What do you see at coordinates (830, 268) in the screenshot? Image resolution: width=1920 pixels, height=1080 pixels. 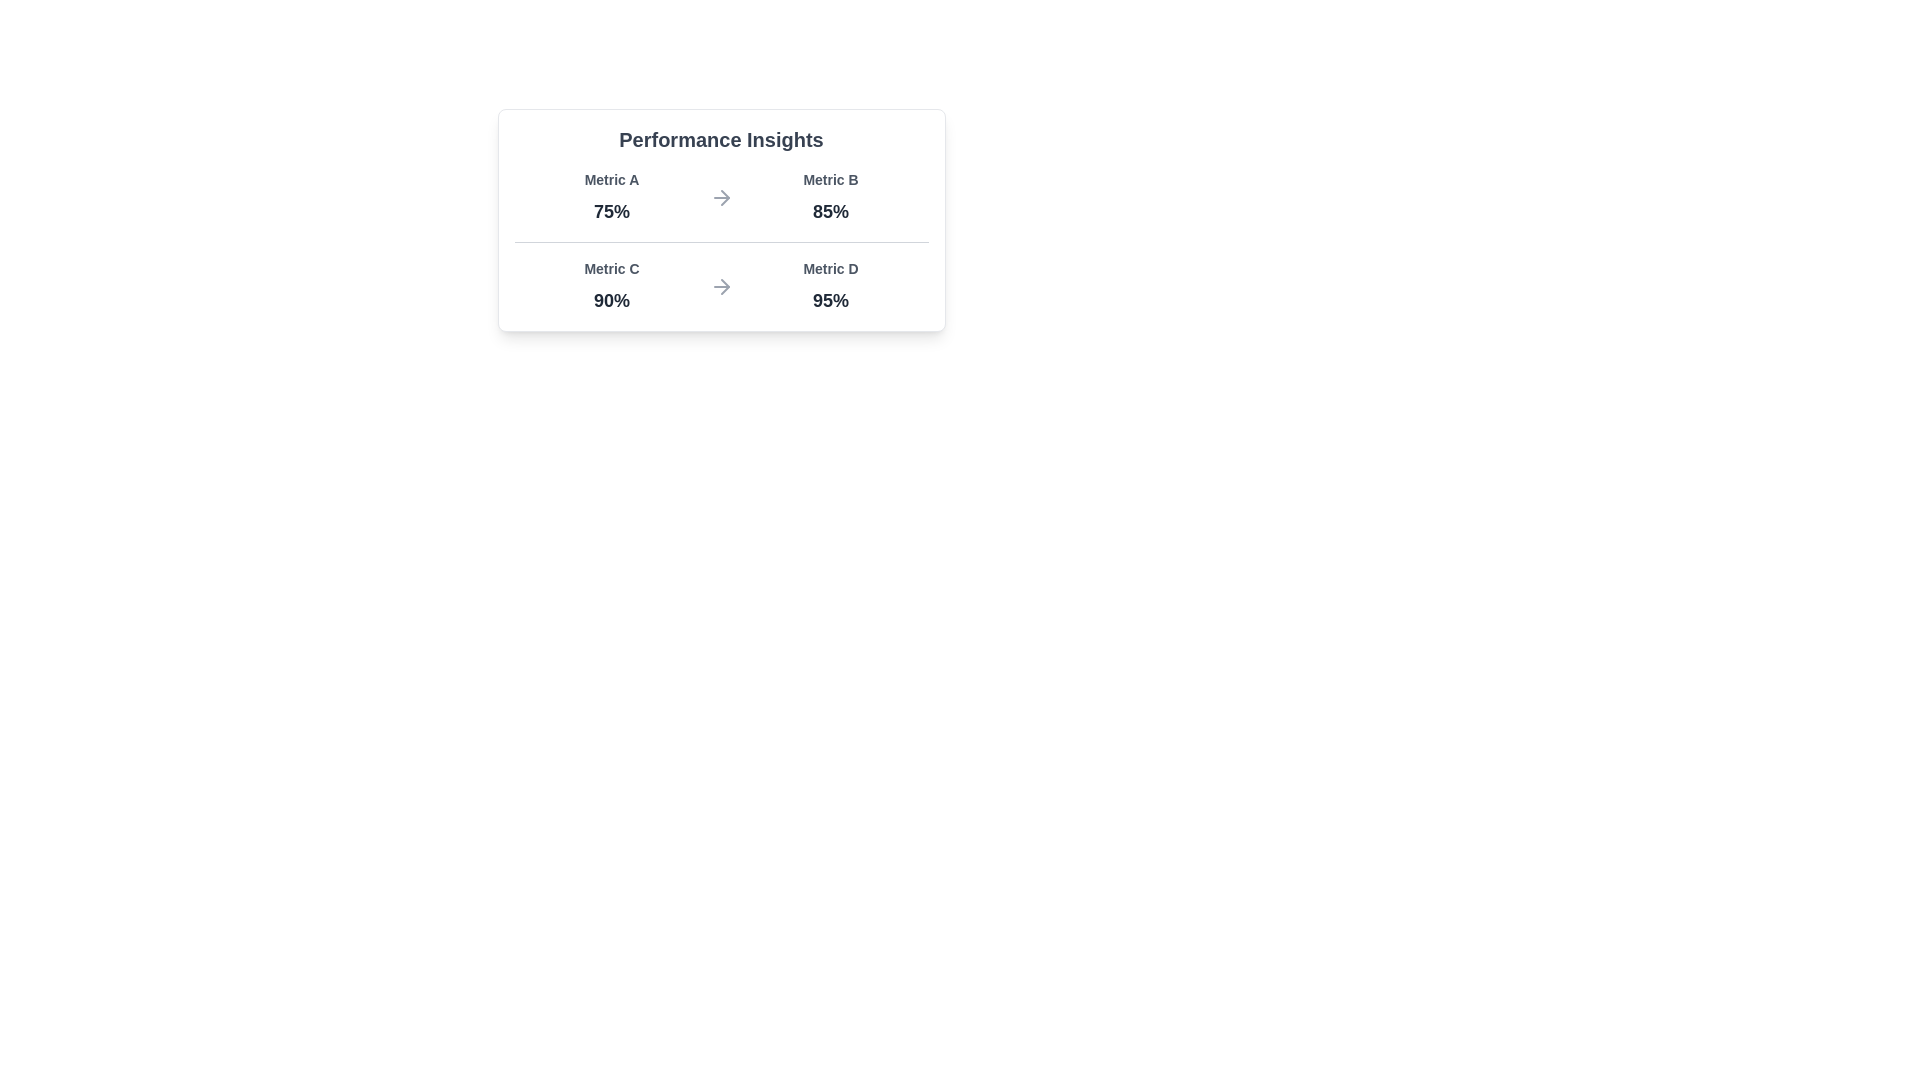 I see `the Text label for 'Metric D' which is positioned above the value '95%'` at bounding box center [830, 268].